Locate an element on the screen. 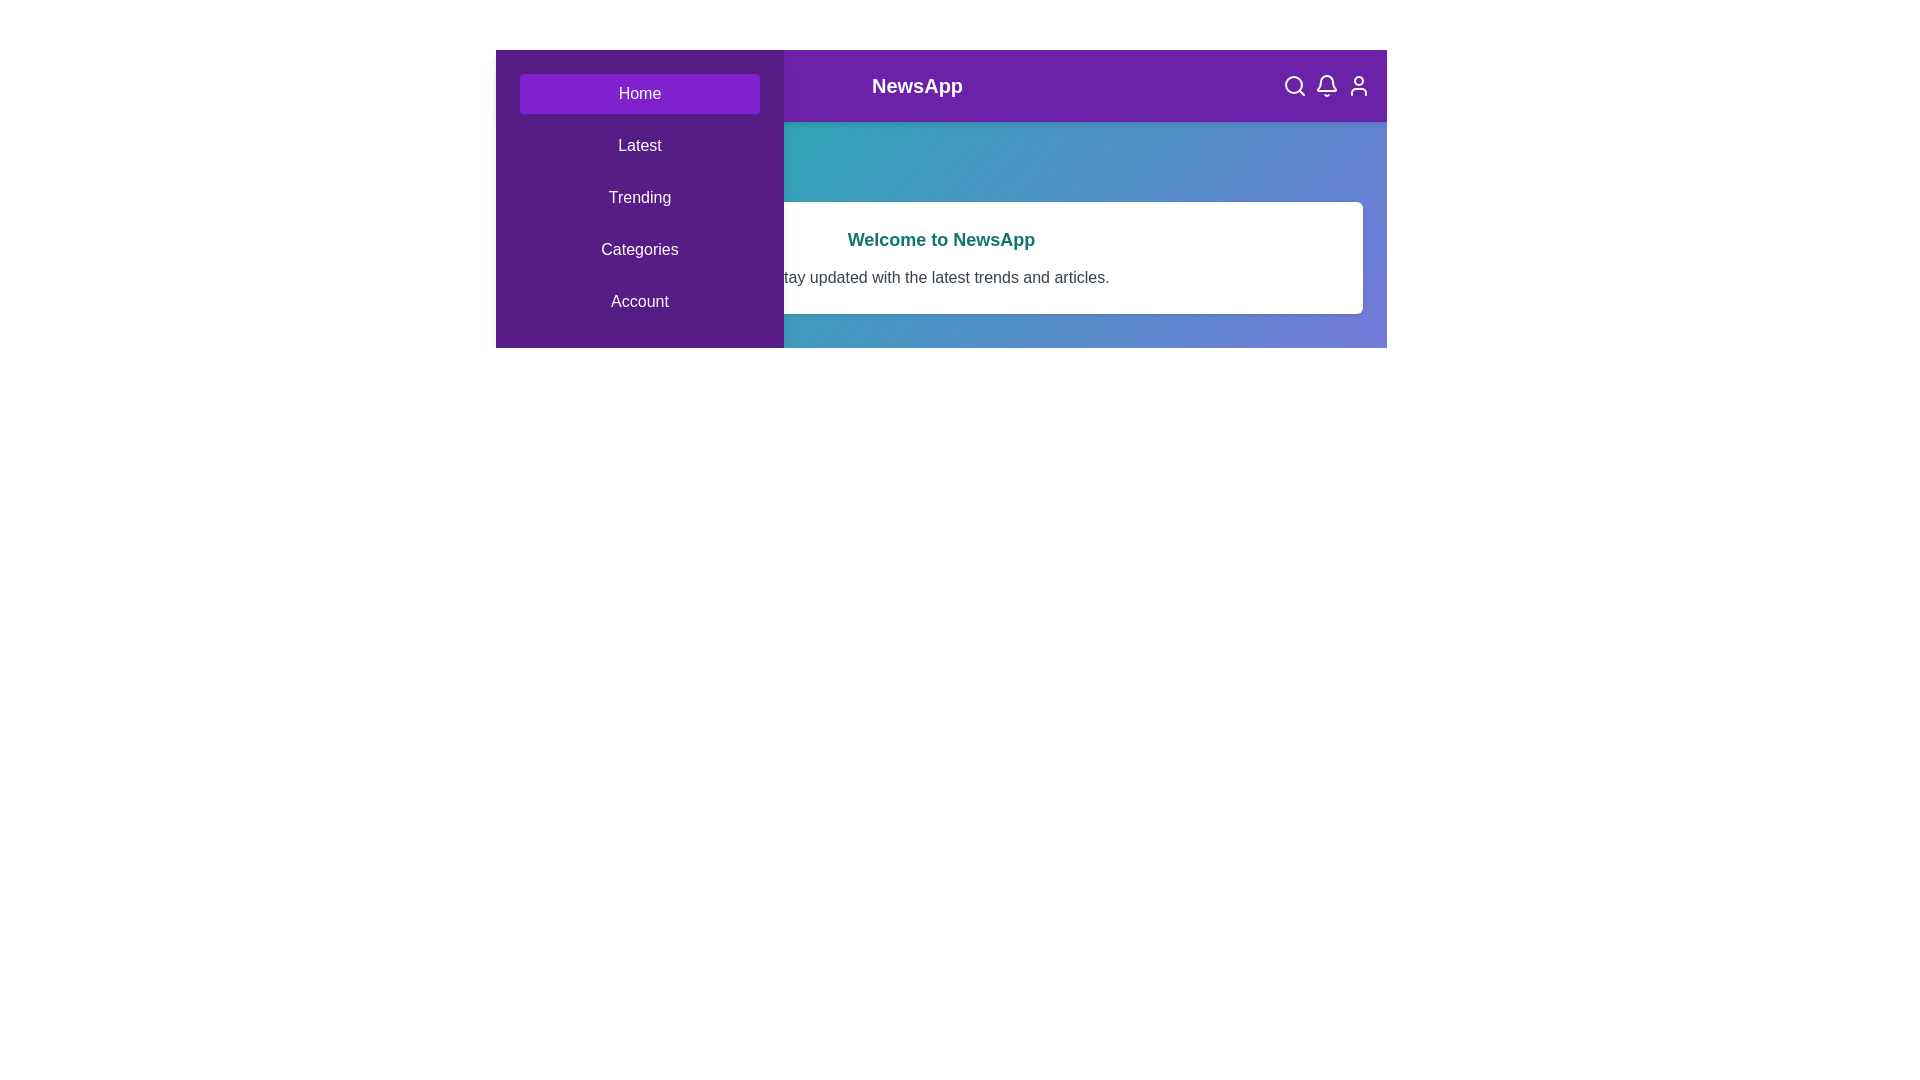 Image resolution: width=1920 pixels, height=1080 pixels. the Trending navigation tab is located at coordinates (638, 197).